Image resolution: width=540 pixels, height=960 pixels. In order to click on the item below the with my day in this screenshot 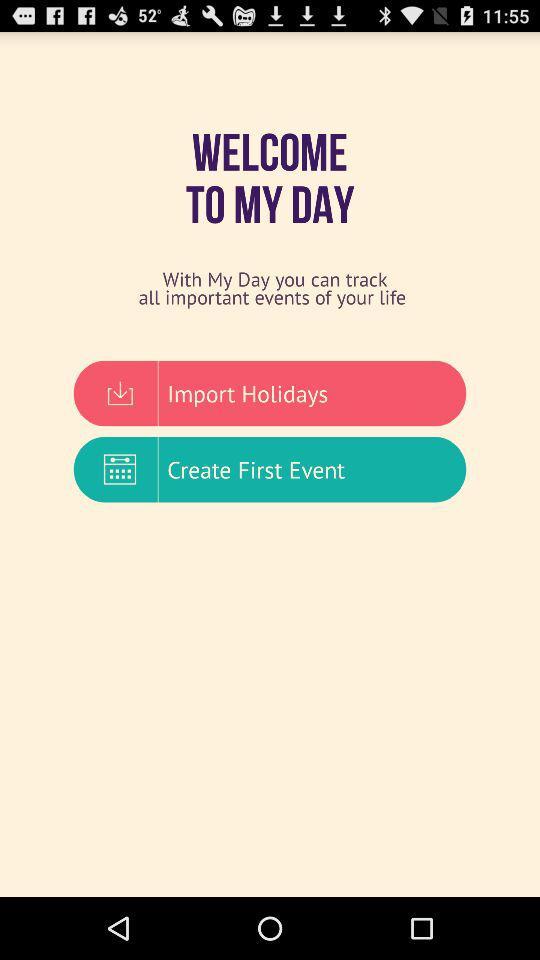, I will do `click(270, 392)`.